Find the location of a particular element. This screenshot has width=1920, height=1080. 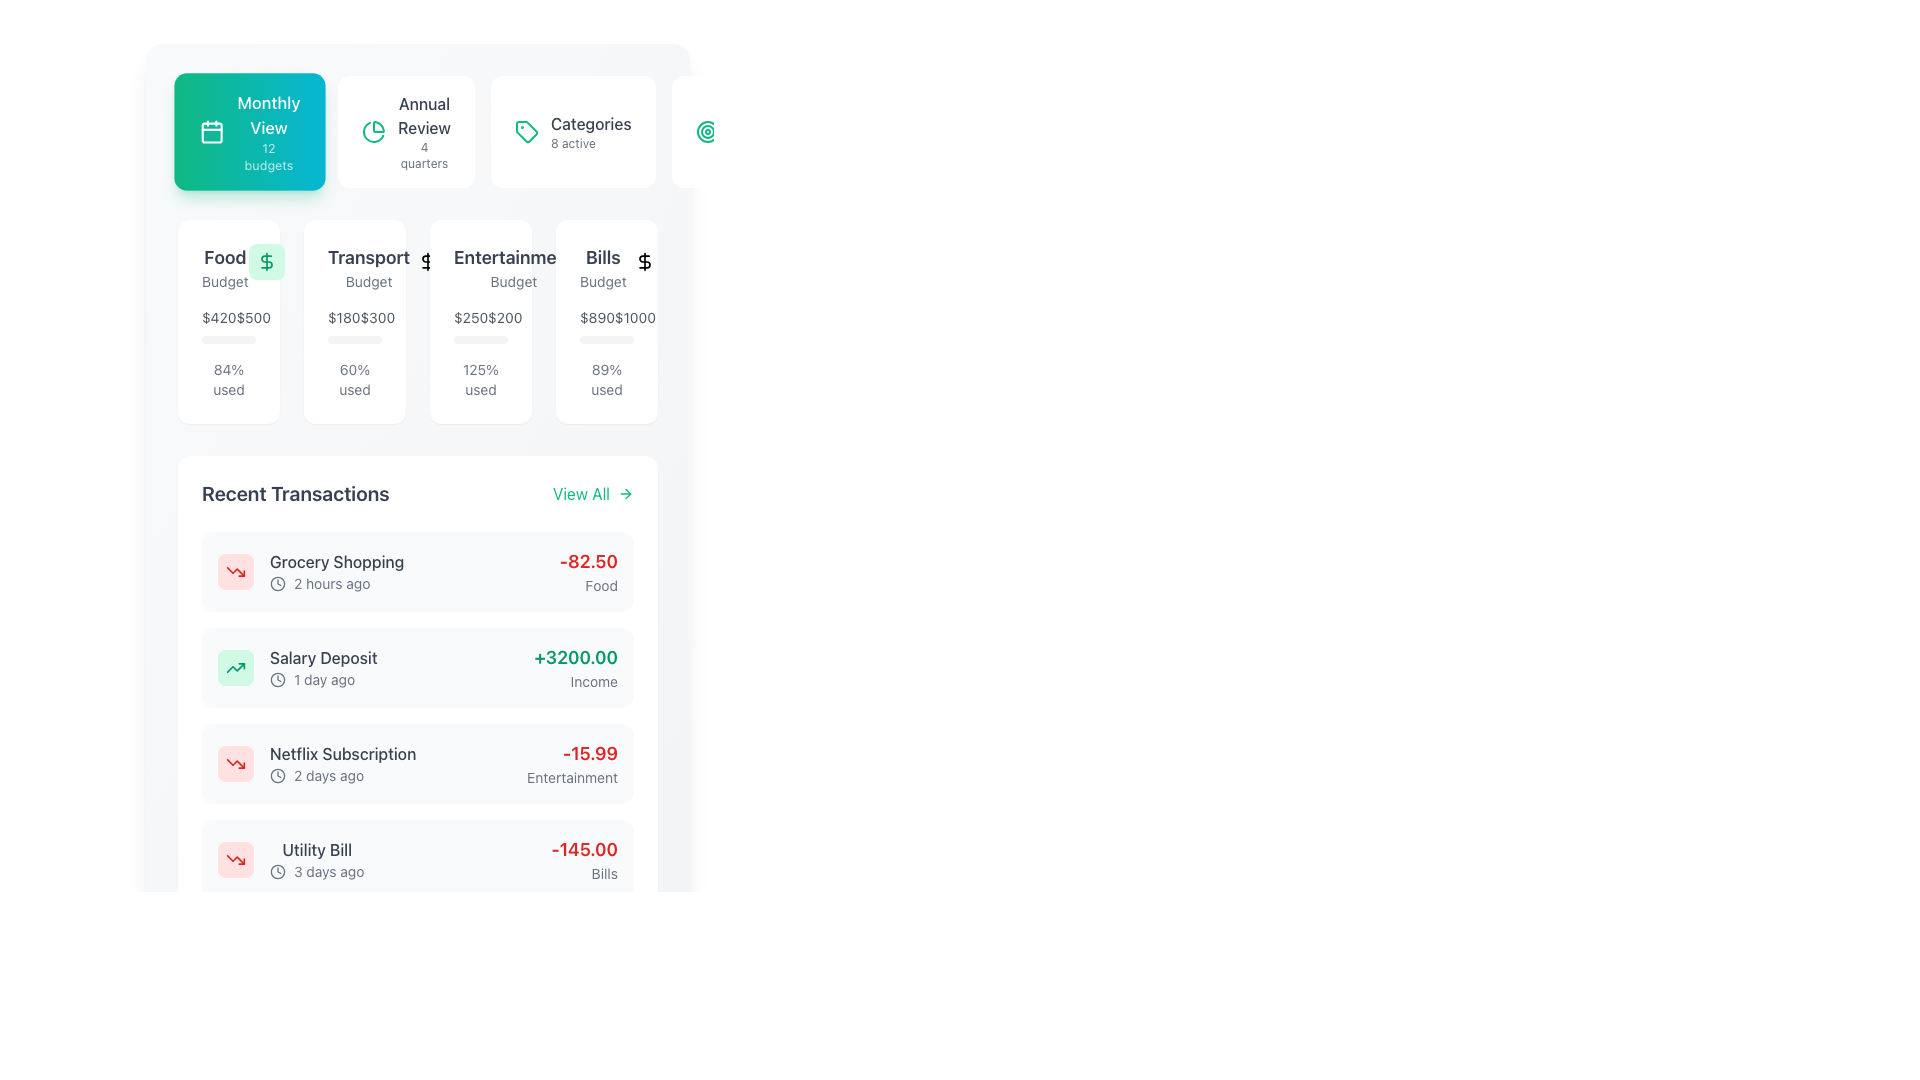

the dollar sign icon with a black color and violet rounded background located under the 'Bills' budget tile in the 'Monthly View' is located at coordinates (590, 261).